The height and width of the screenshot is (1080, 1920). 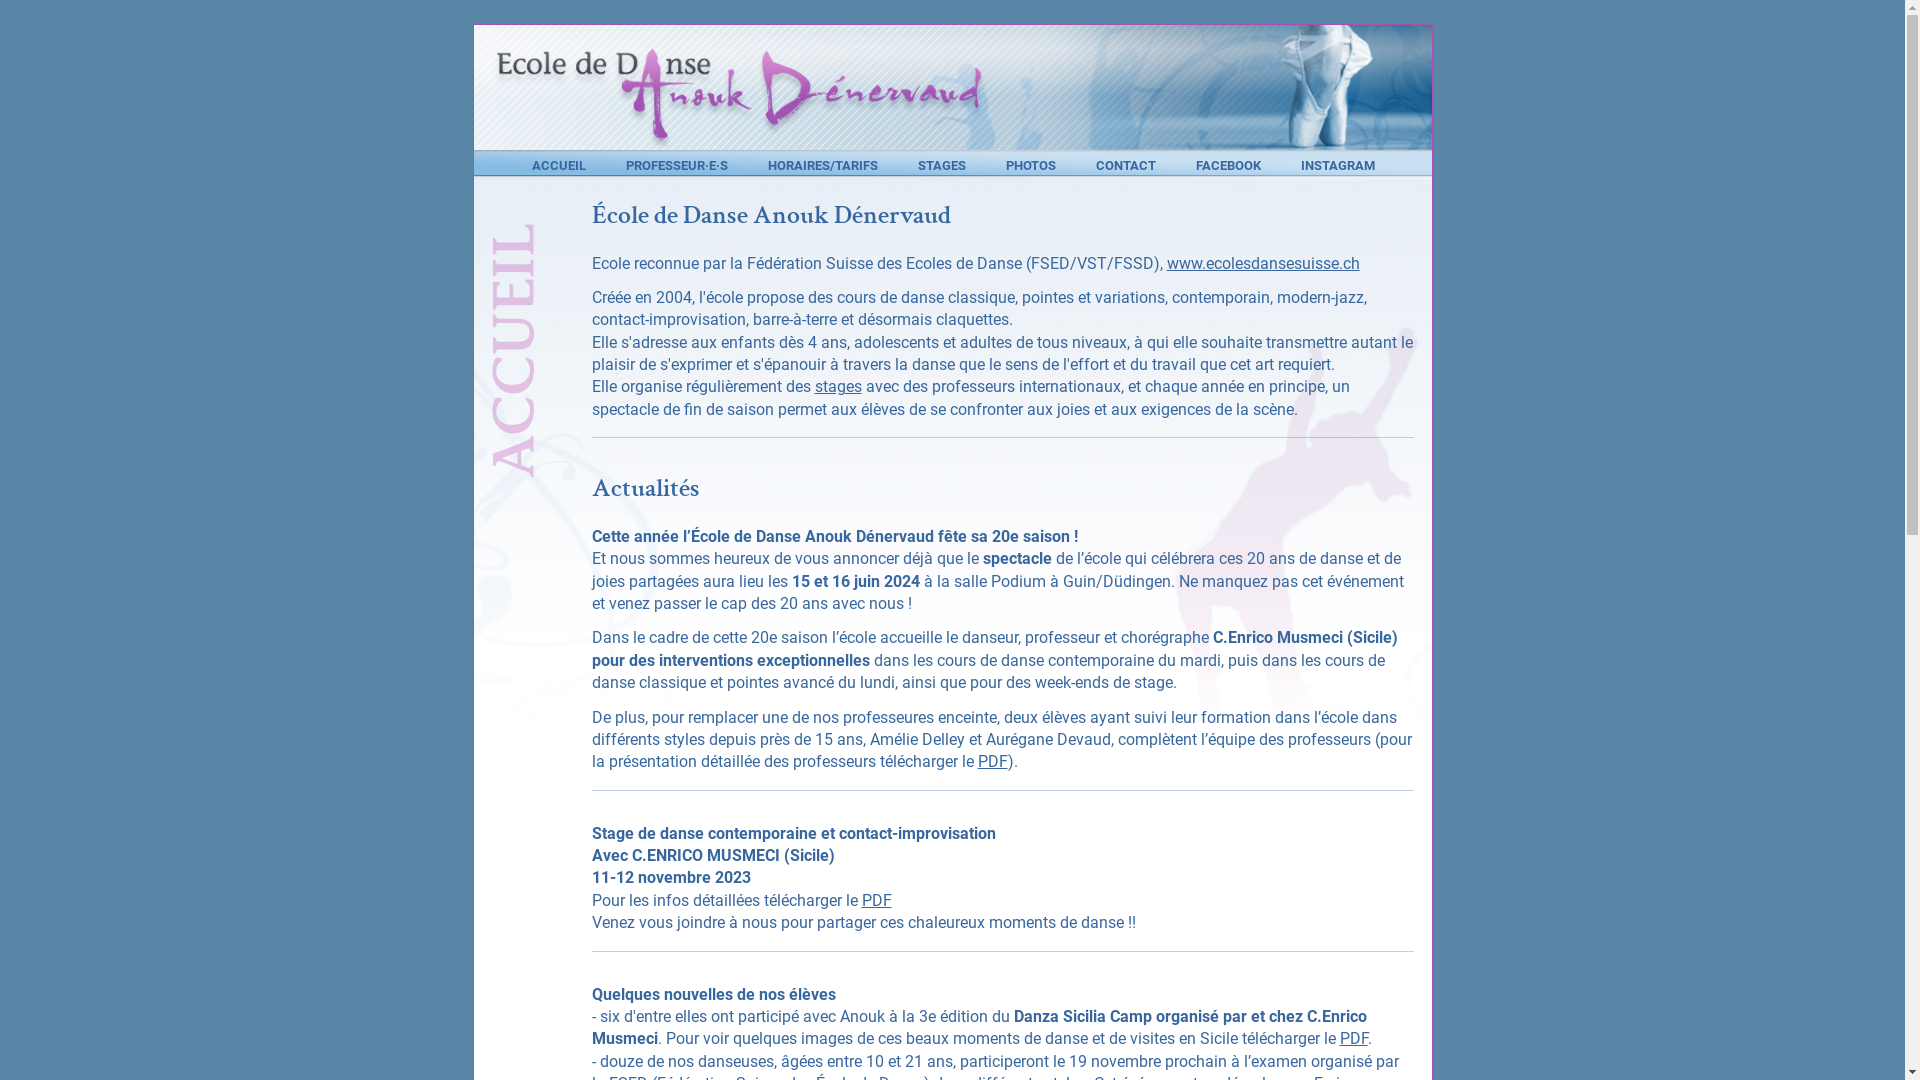 What do you see at coordinates (993, 761) in the screenshot?
I see `'PDF'` at bounding box center [993, 761].